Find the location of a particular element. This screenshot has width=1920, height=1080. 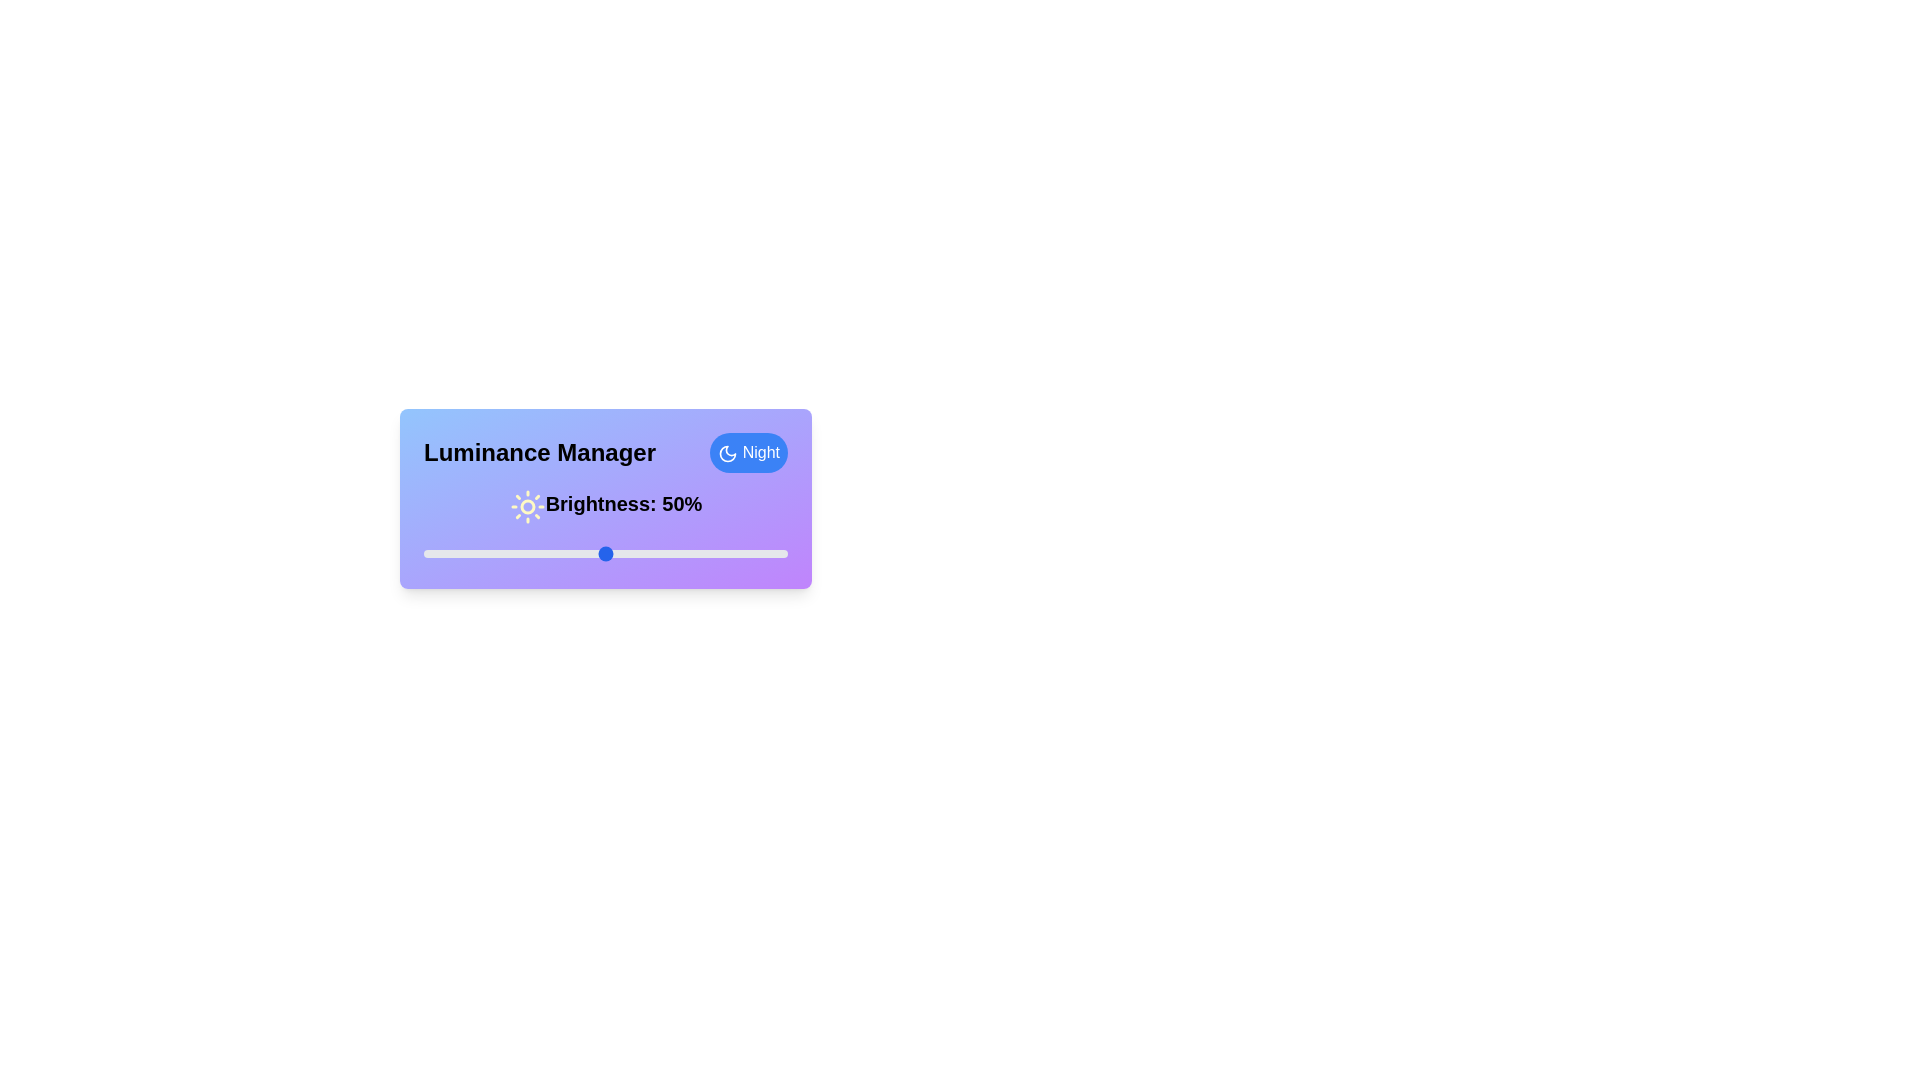

the luminance slider to 91% is located at coordinates (754, 554).